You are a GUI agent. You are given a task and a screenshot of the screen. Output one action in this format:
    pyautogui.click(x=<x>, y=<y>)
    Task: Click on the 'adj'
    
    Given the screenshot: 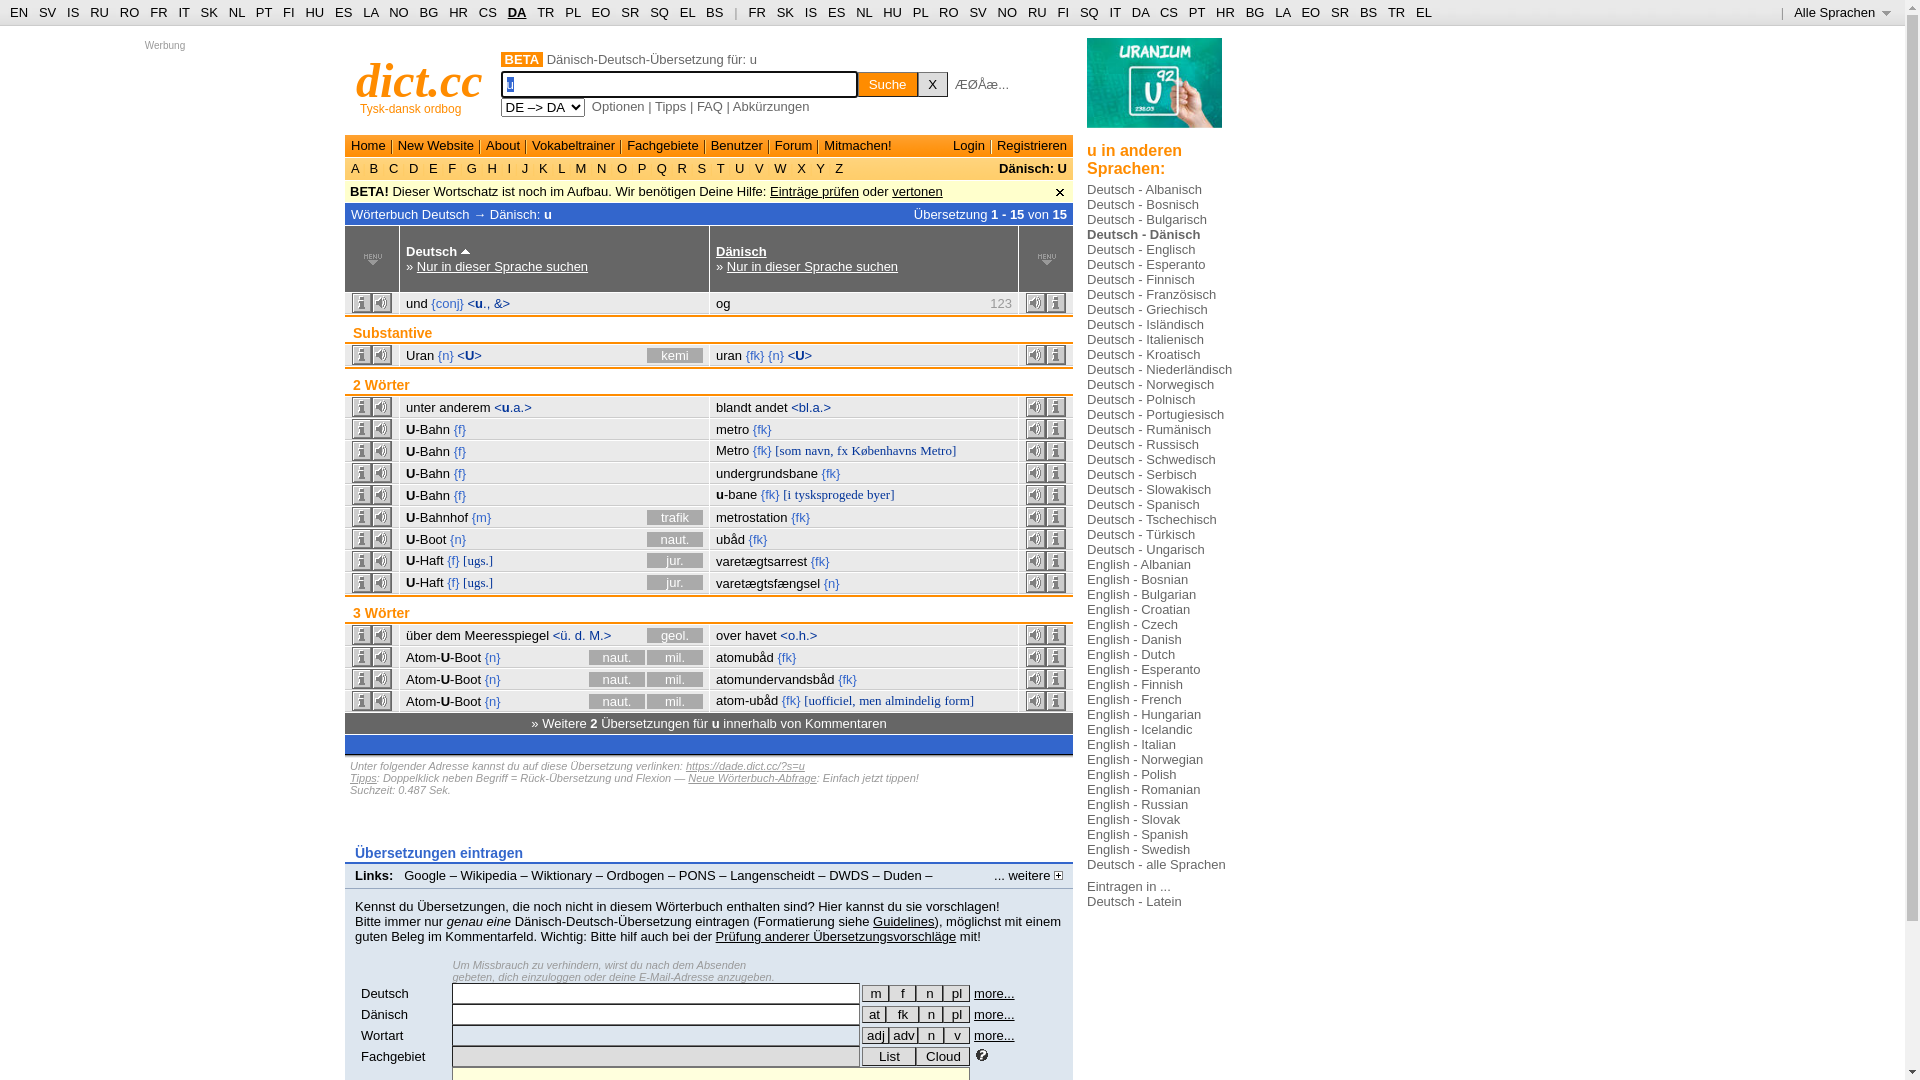 What is the action you would take?
    pyautogui.click(x=862, y=1035)
    